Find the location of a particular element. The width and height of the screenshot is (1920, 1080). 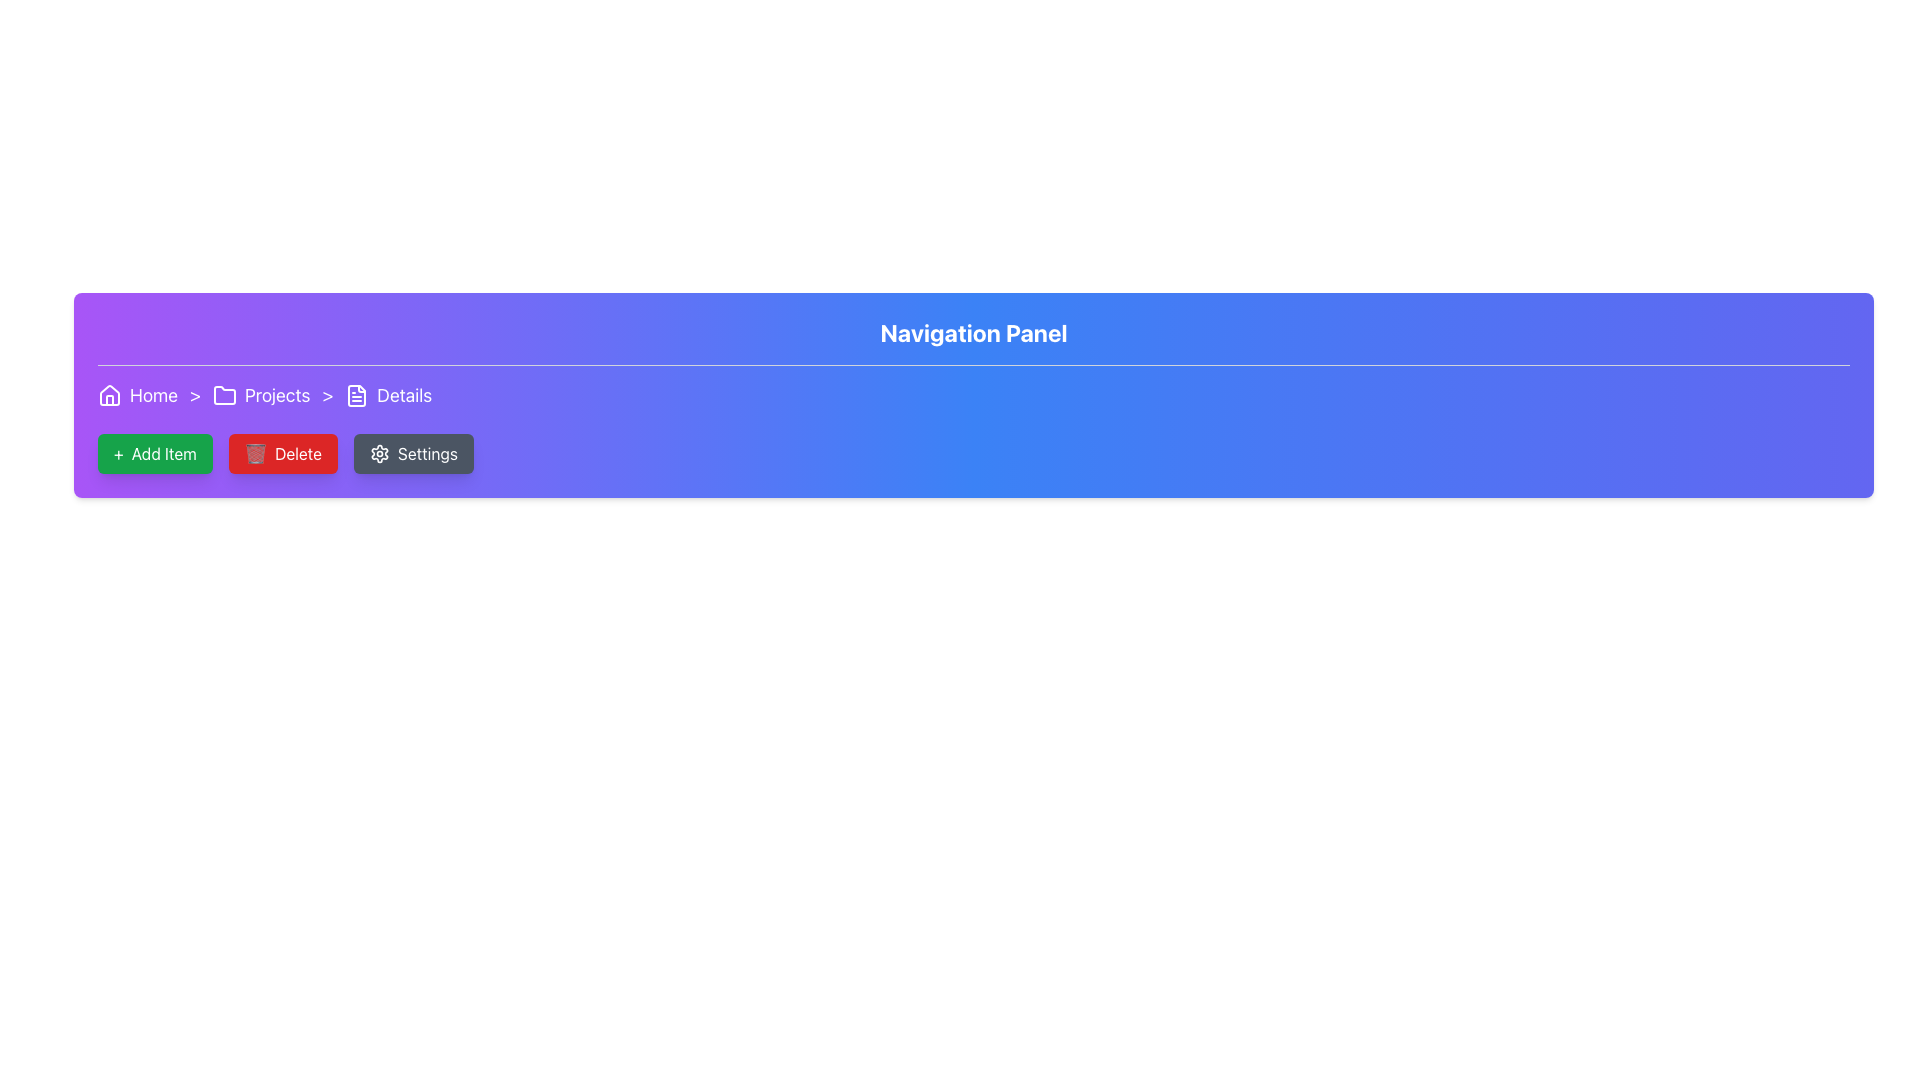

the 'Details' text label in the breadcrumb navigation bar is located at coordinates (403, 396).